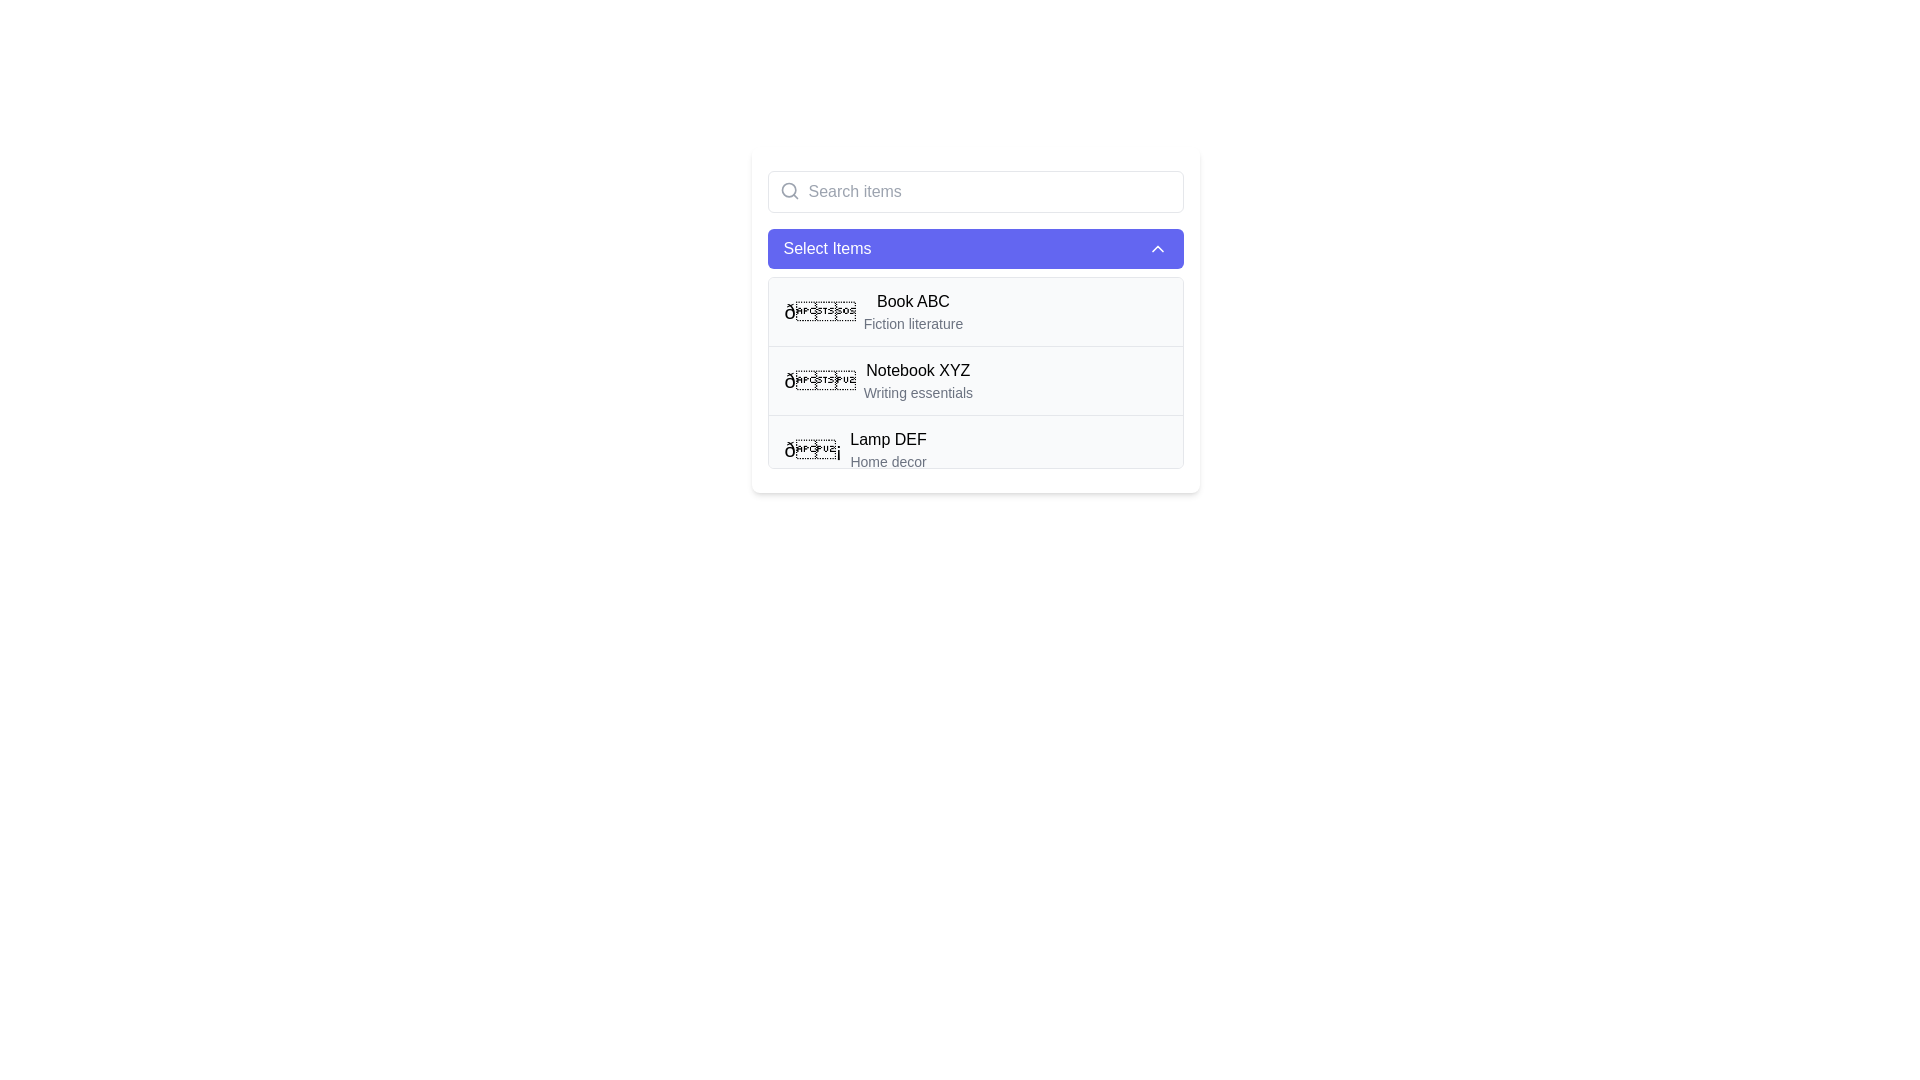  What do you see at coordinates (975, 448) in the screenshot?
I see `the third selectable list item labeled 'Lamp DEF'` at bounding box center [975, 448].